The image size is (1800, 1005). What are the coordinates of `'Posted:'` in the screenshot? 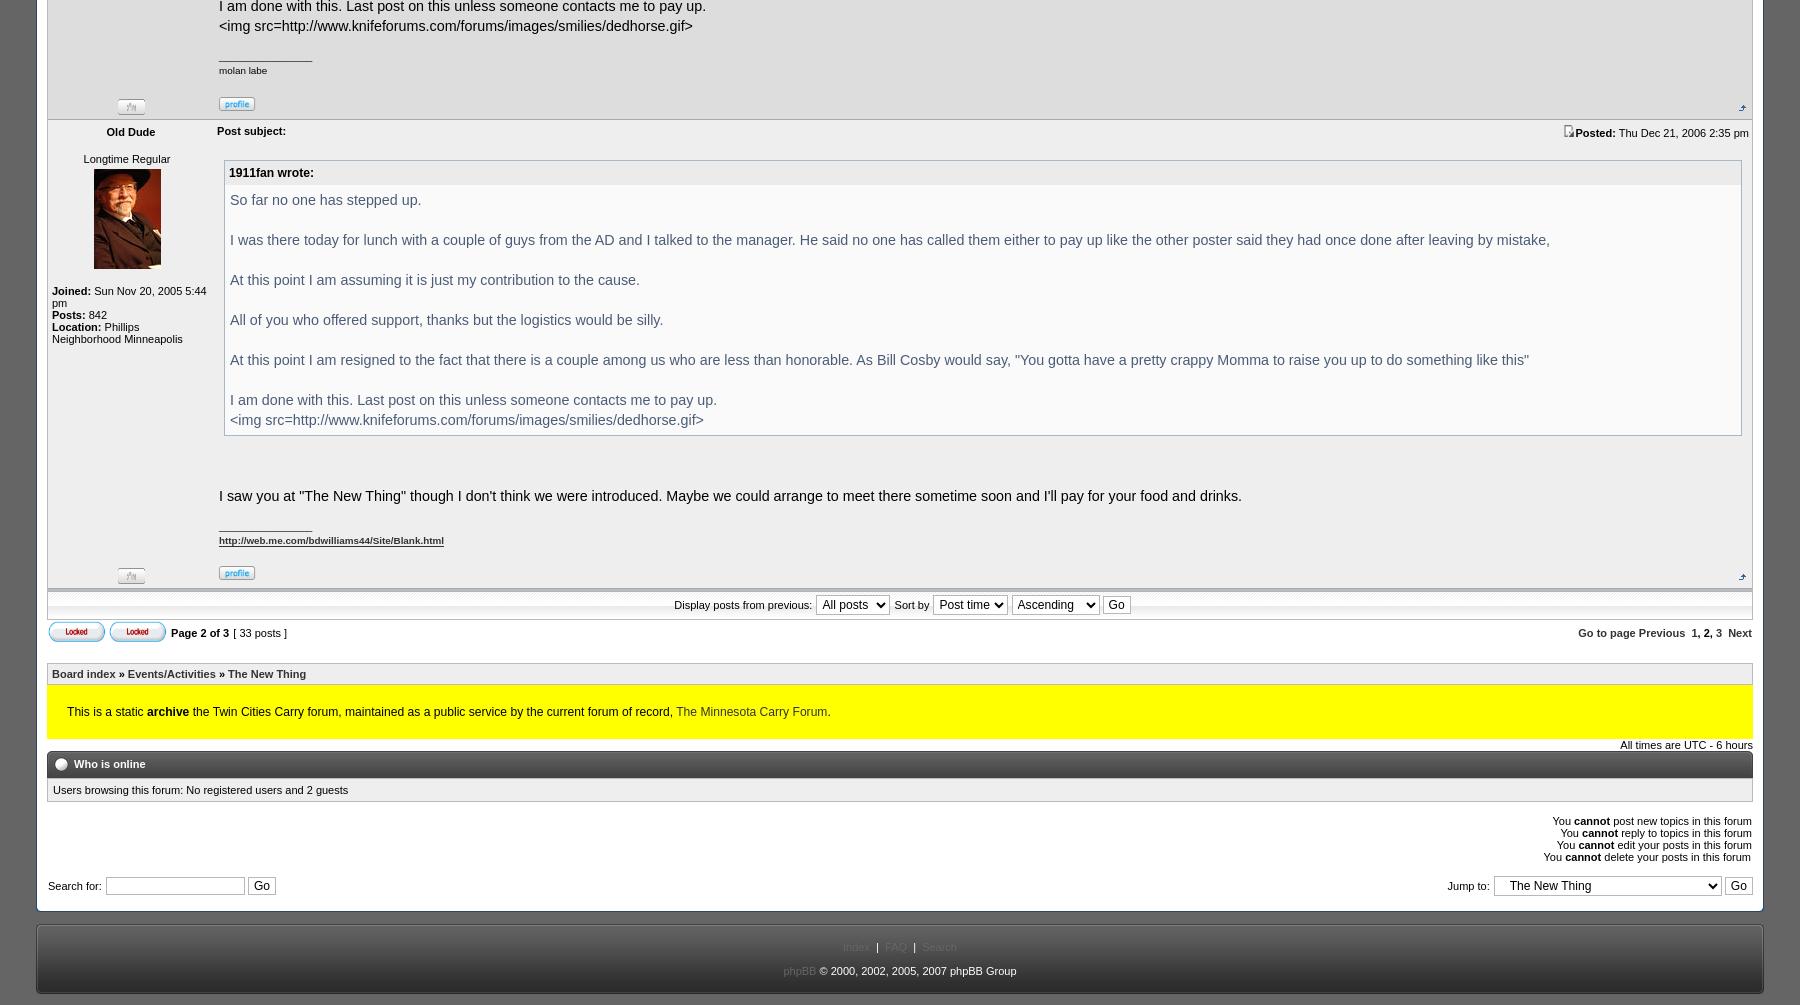 It's located at (1593, 132).